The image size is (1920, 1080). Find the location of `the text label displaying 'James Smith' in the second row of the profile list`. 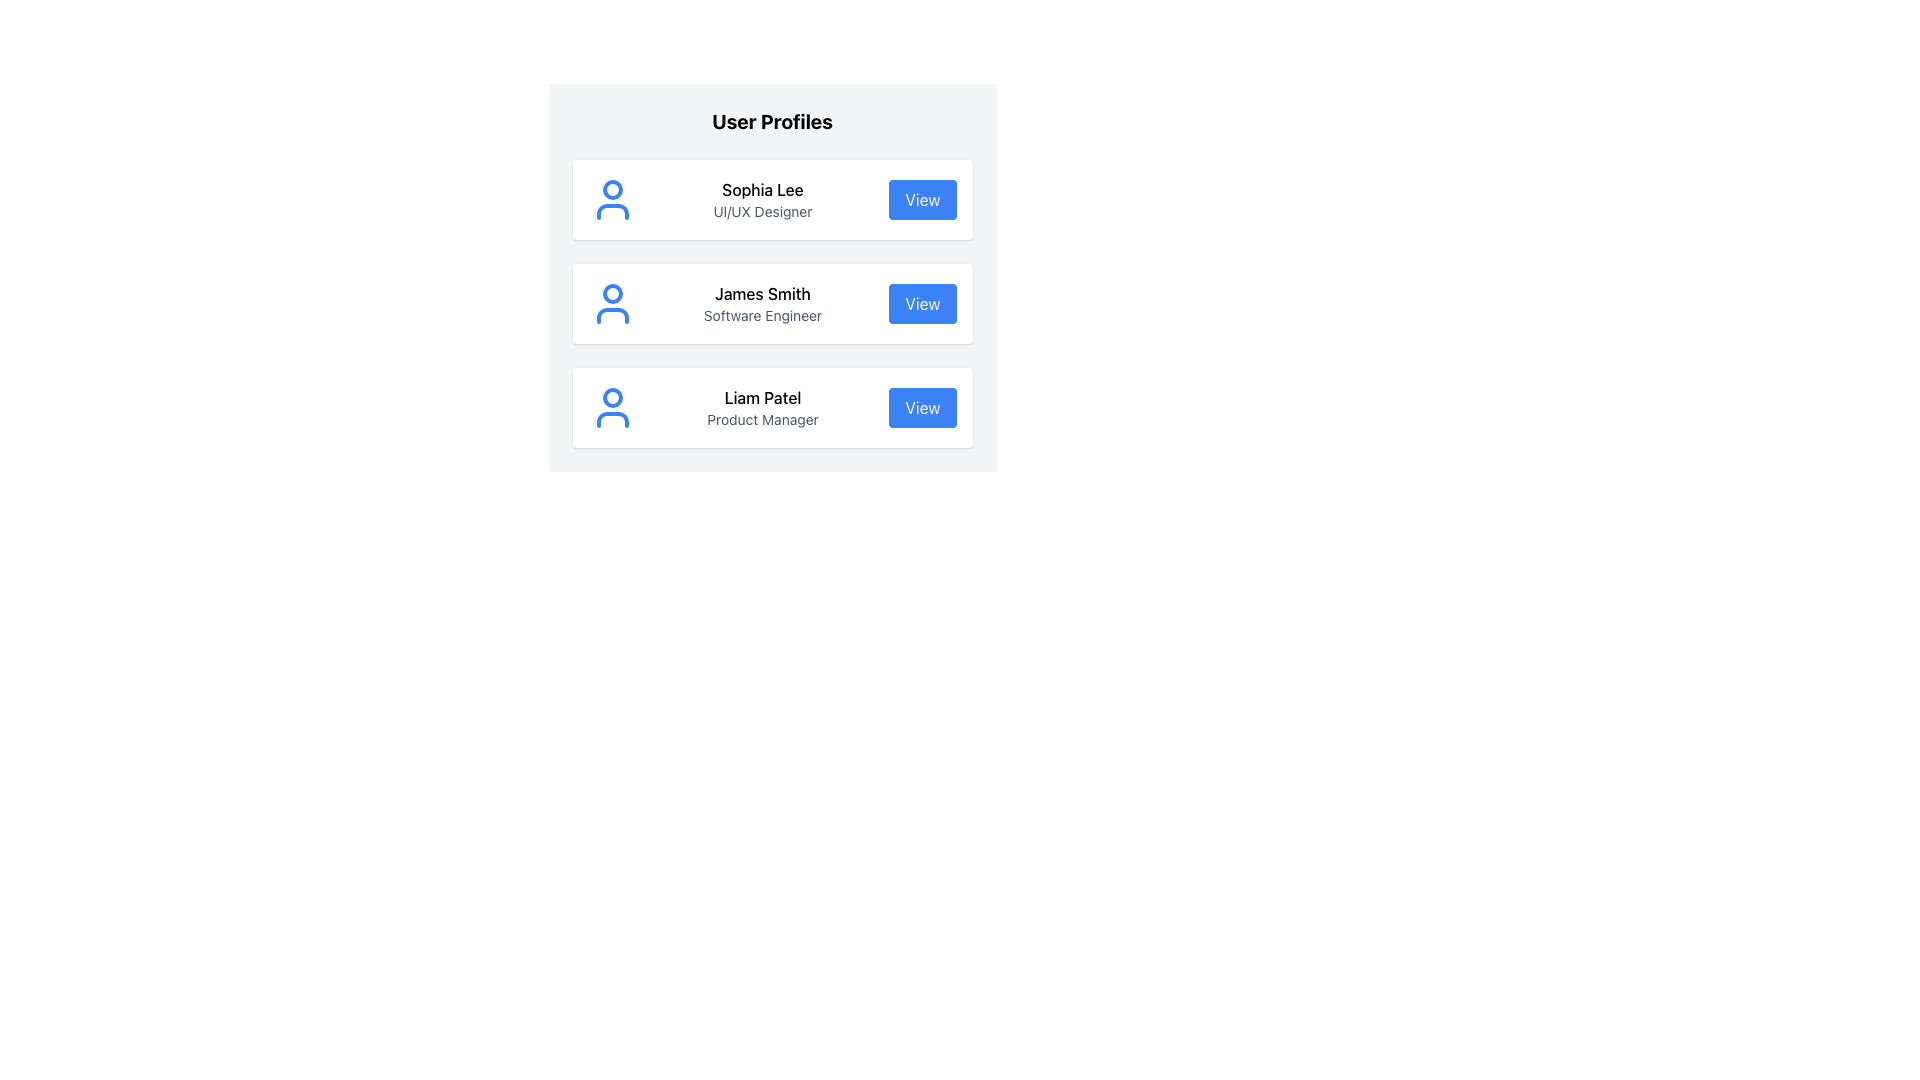

the text label displaying 'James Smith' in the second row of the profile list is located at coordinates (762, 293).